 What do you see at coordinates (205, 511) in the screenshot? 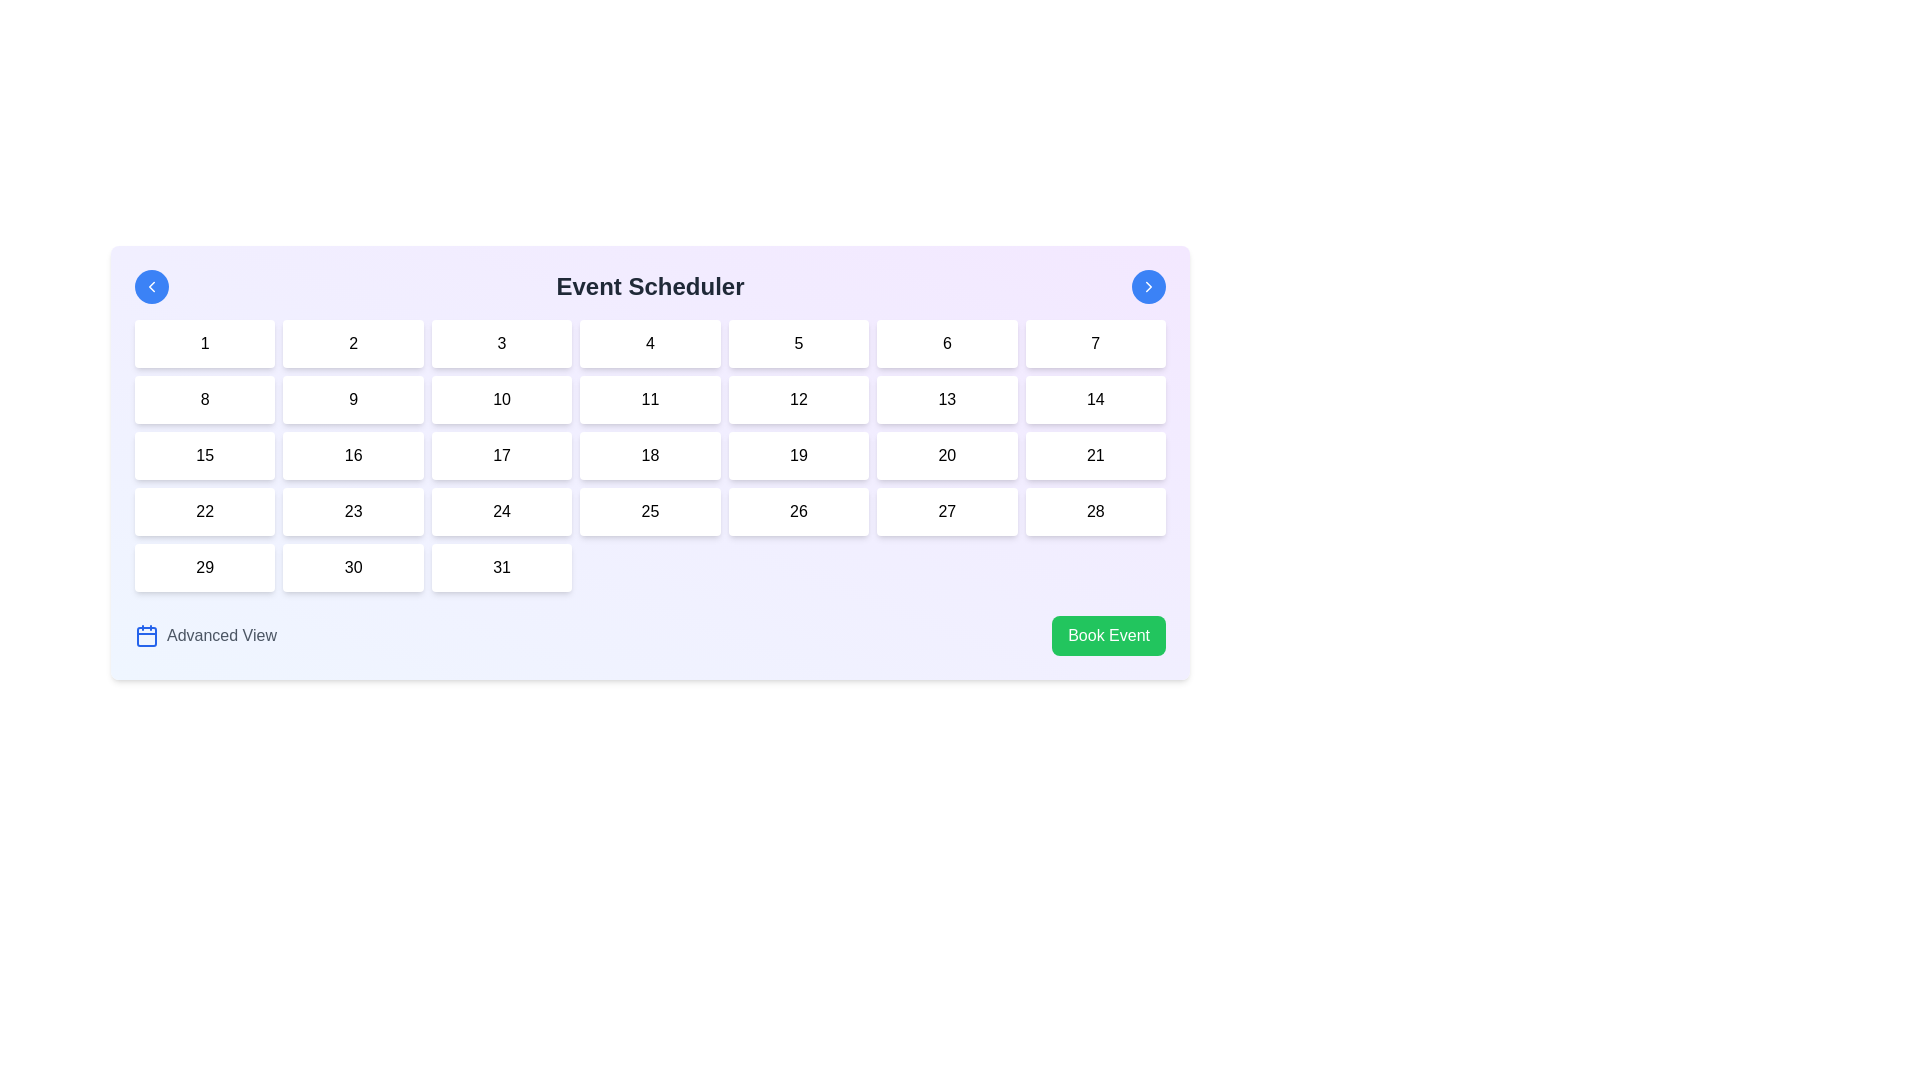
I see `the button located in the fourth row, first column of the calendar grid` at bounding box center [205, 511].